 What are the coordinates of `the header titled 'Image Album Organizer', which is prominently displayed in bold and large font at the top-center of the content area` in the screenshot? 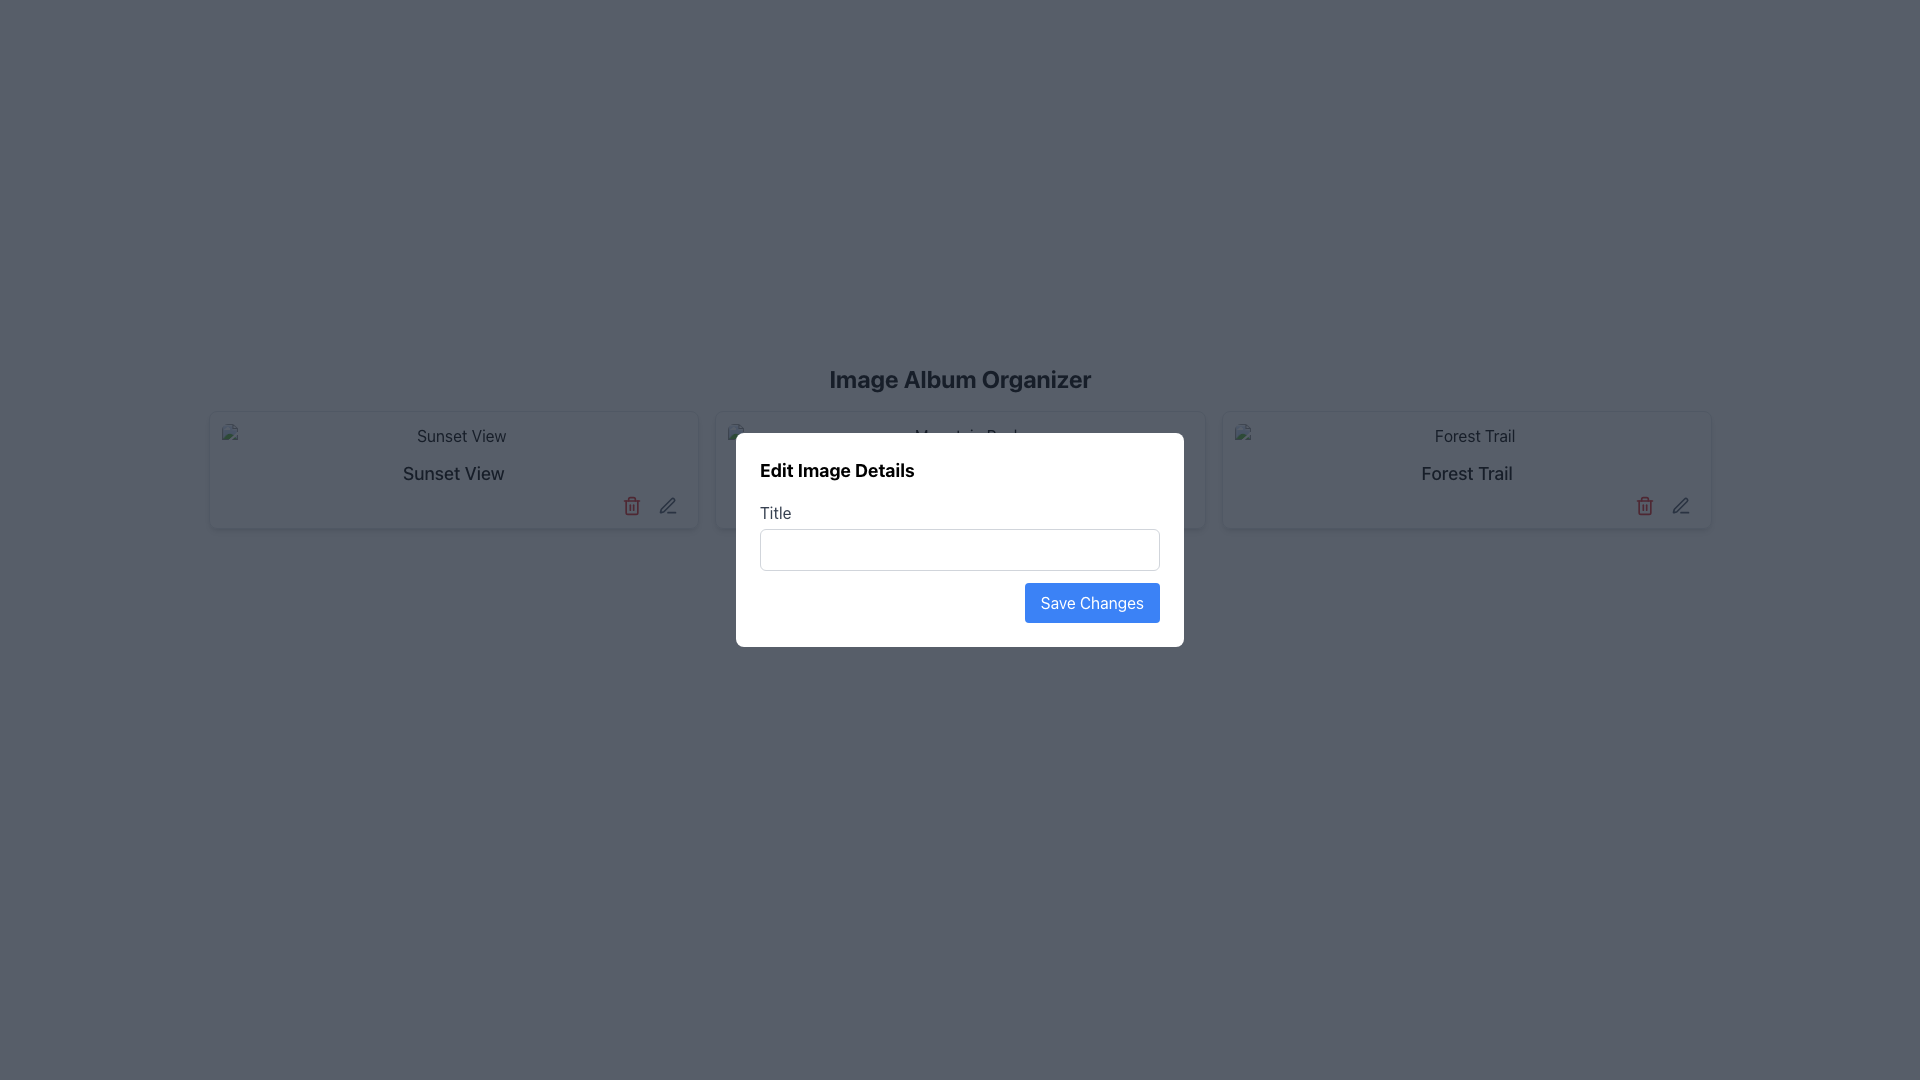 It's located at (960, 378).